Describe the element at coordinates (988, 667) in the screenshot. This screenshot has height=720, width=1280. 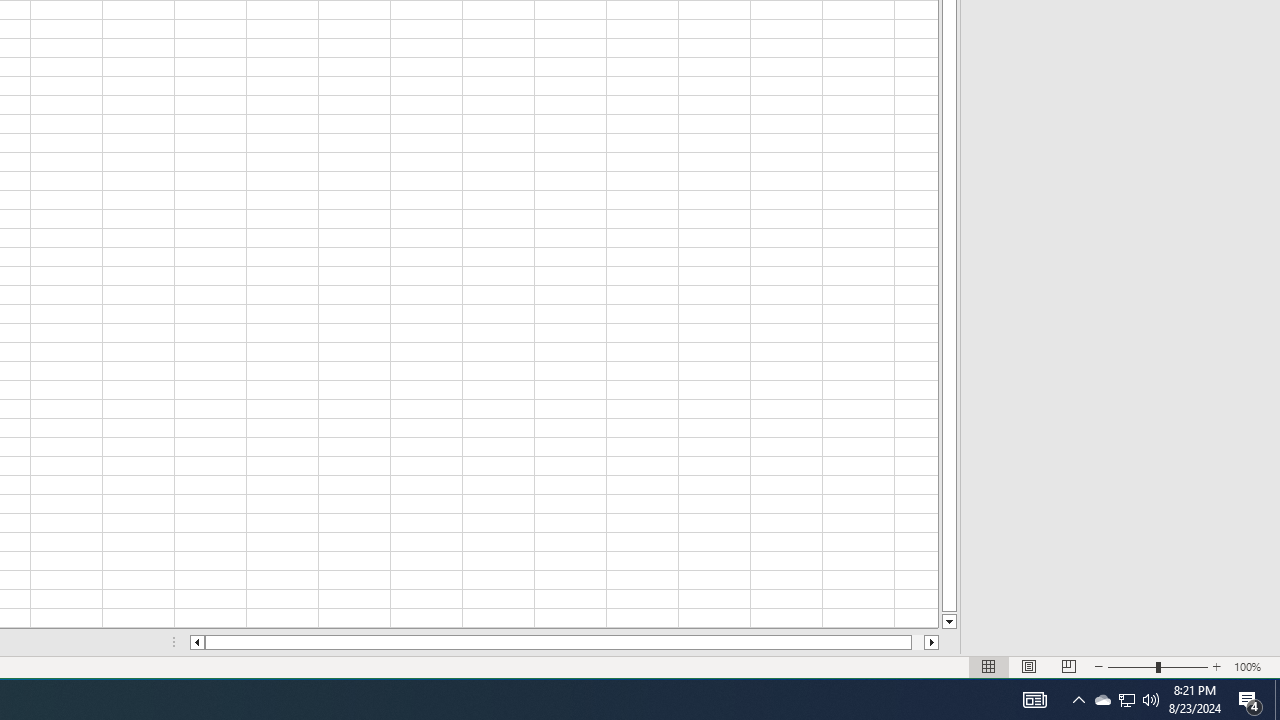
I see `'Normal'` at that location.